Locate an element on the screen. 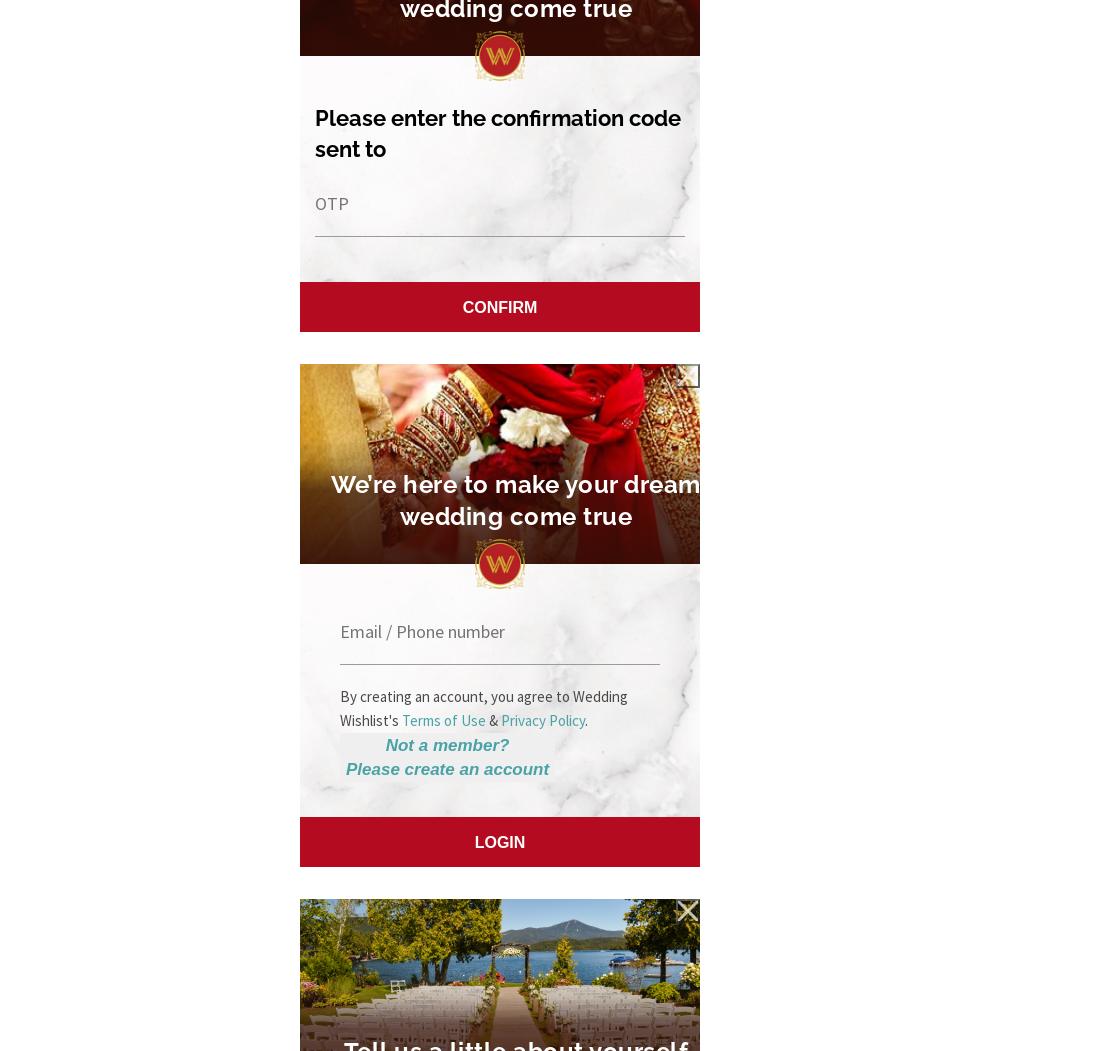  'By
                                creating an account, you agree to Wedding Wishlist's' is located at coordinates (484, 706).